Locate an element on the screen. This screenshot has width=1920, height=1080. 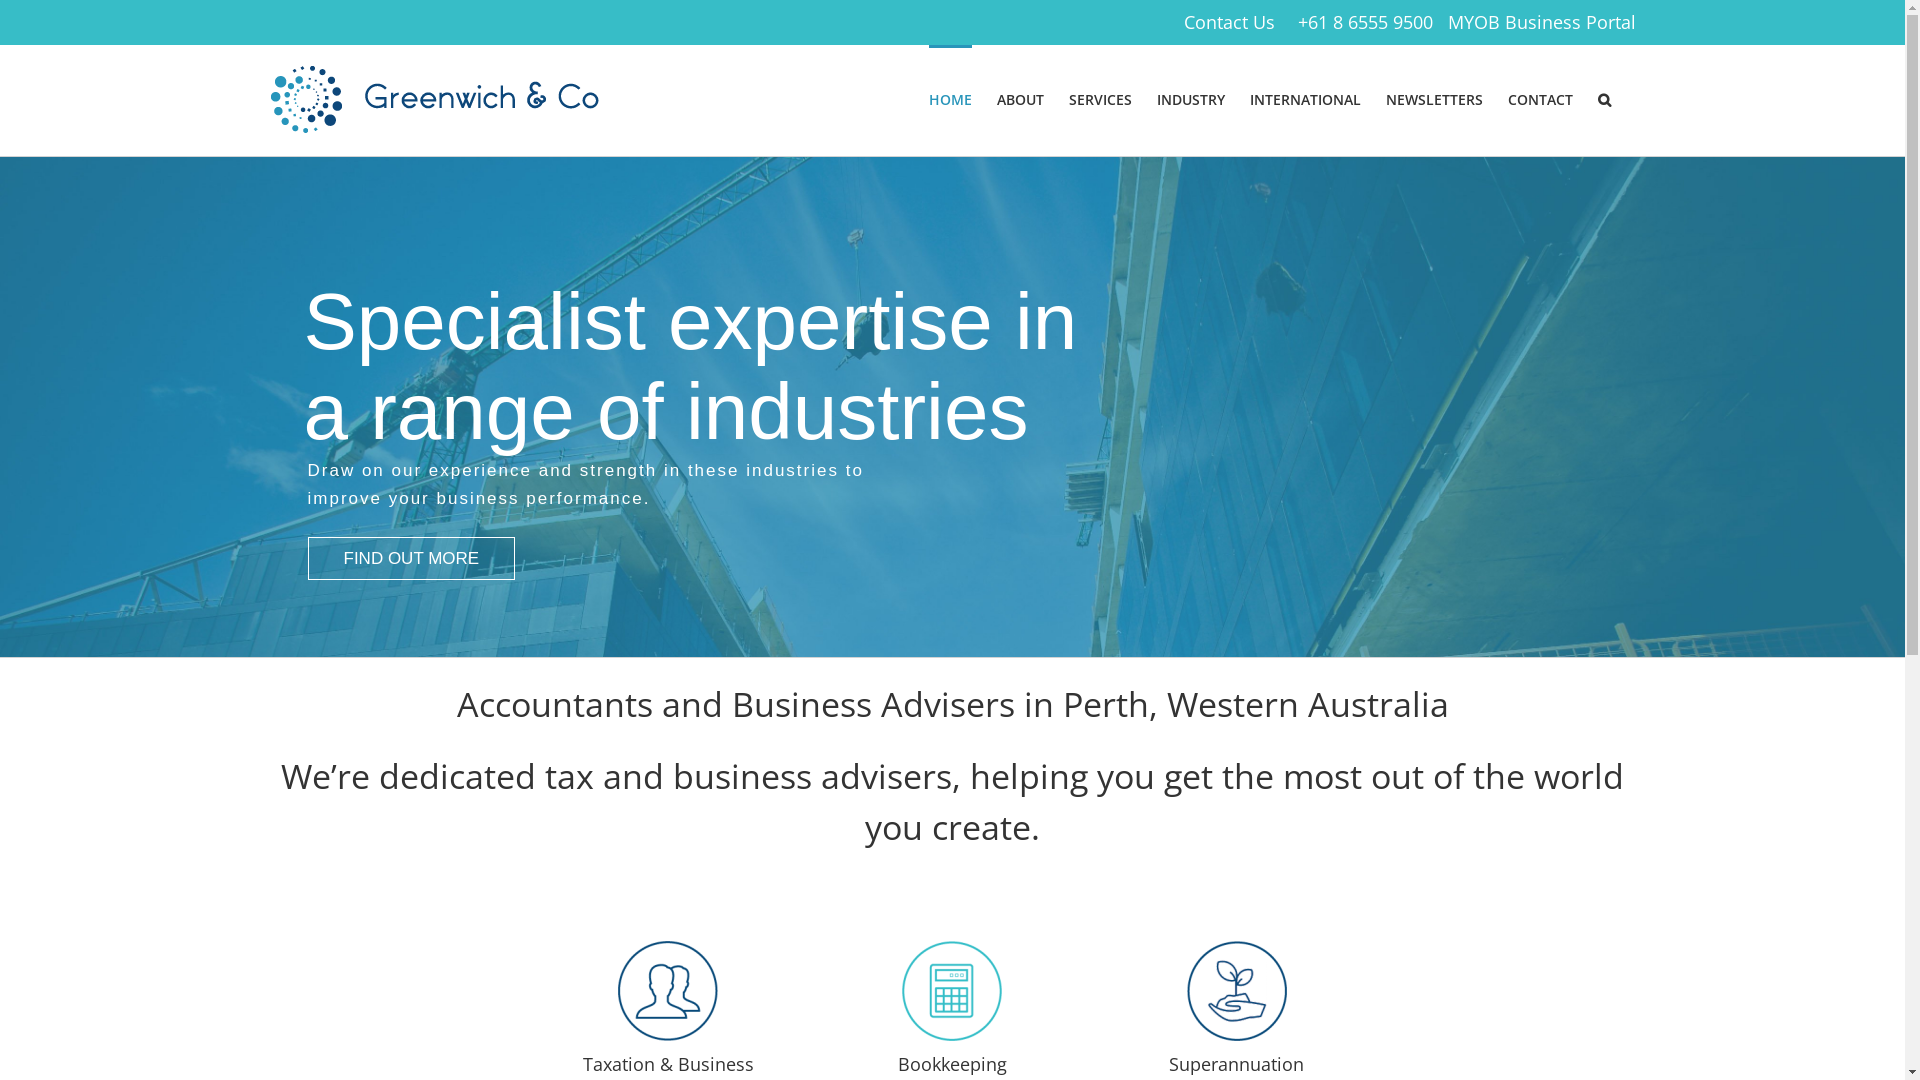
'MYOB Business Portal' is located at coordinates (1540, 22).